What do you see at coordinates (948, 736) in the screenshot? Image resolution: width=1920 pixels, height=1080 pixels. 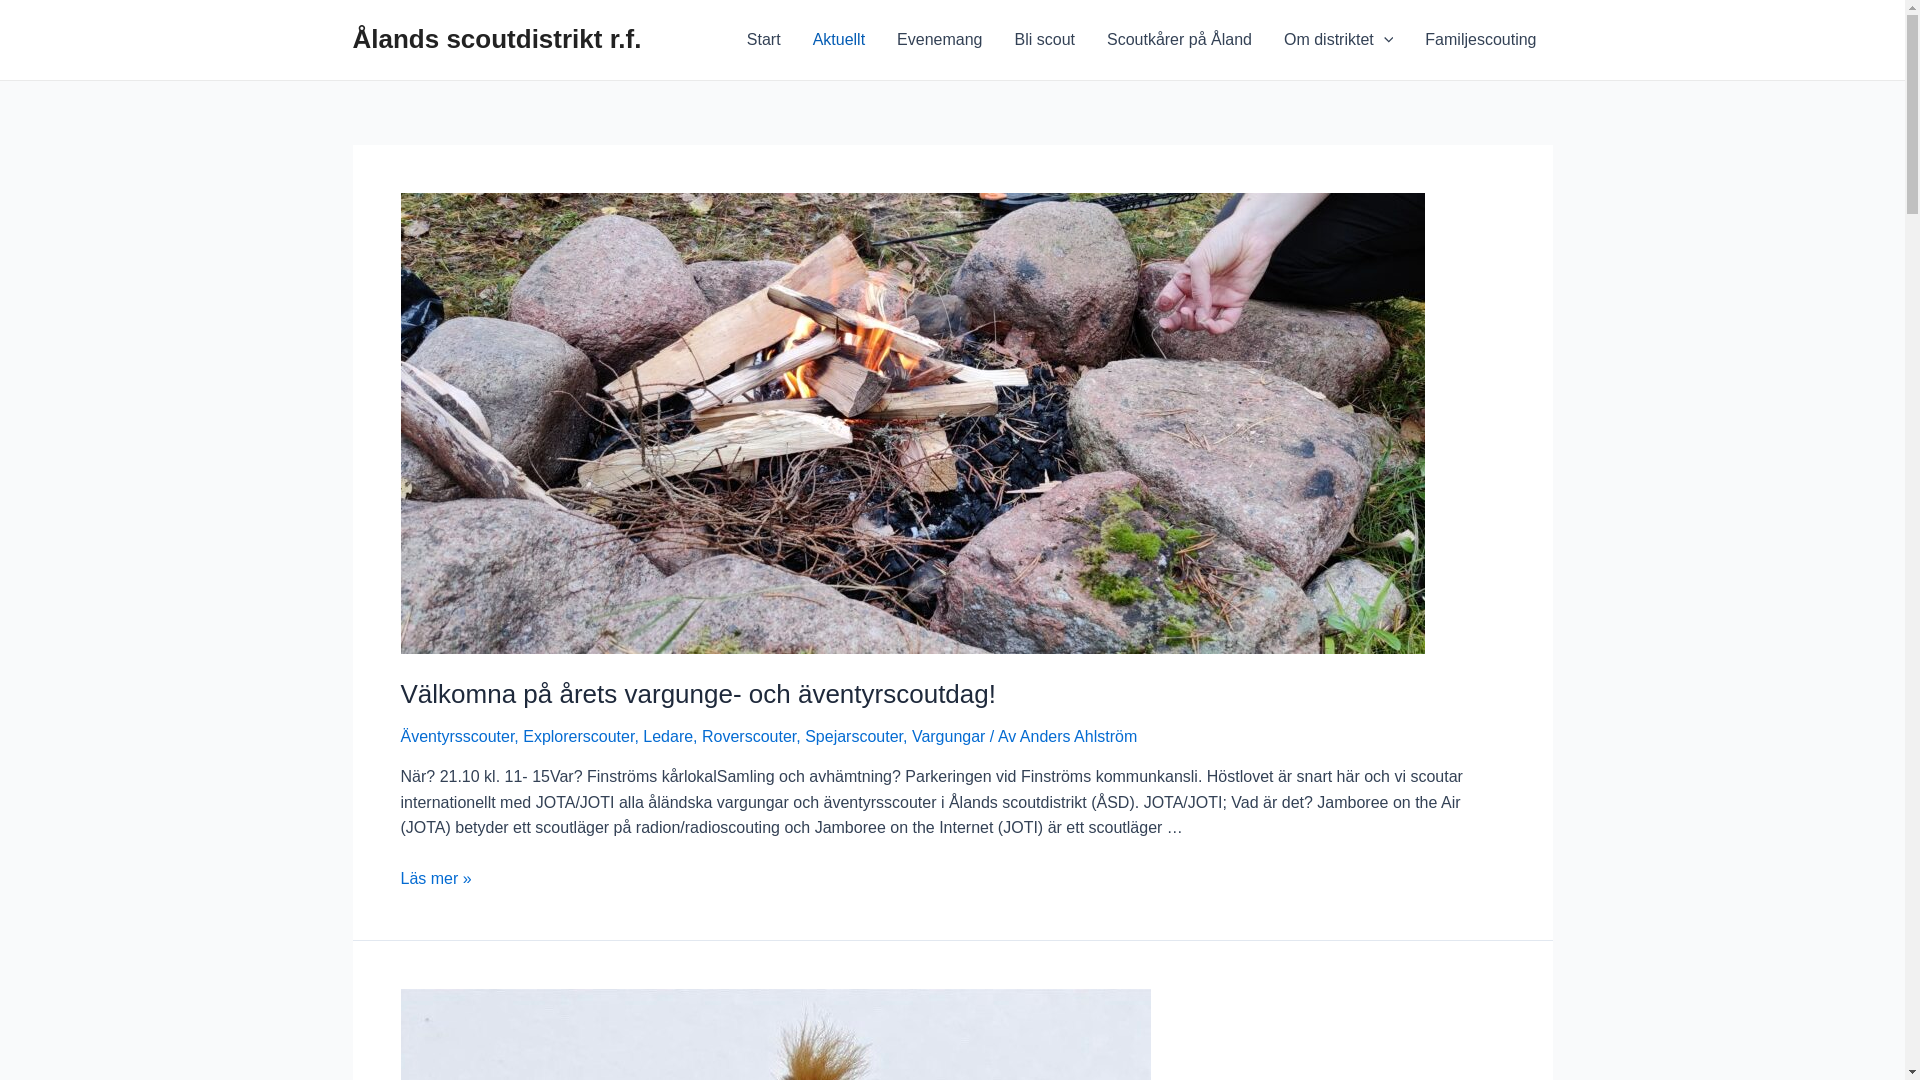 I see `'Vargungar'` at bounding box center [948, 736].